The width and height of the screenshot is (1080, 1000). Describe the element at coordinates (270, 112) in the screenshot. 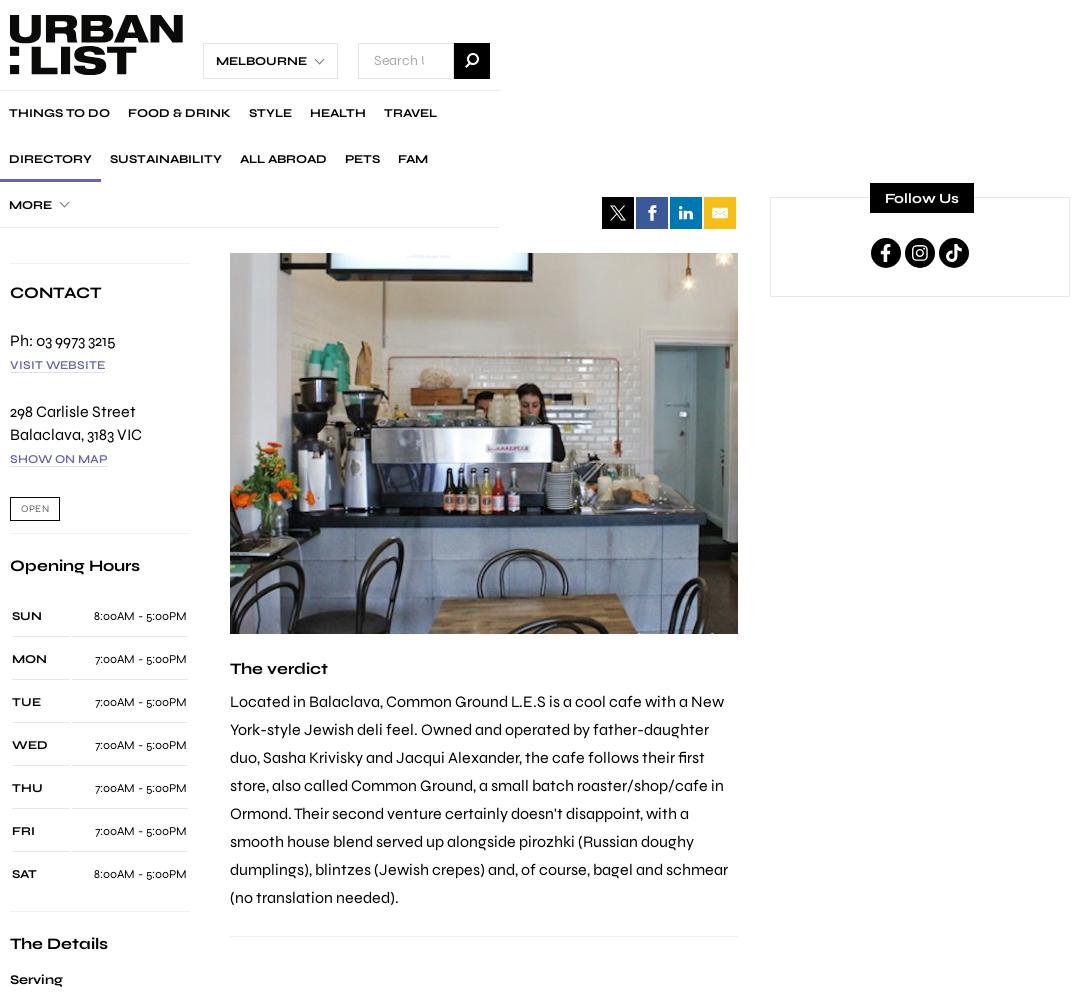

I see `'Style'` at that location.